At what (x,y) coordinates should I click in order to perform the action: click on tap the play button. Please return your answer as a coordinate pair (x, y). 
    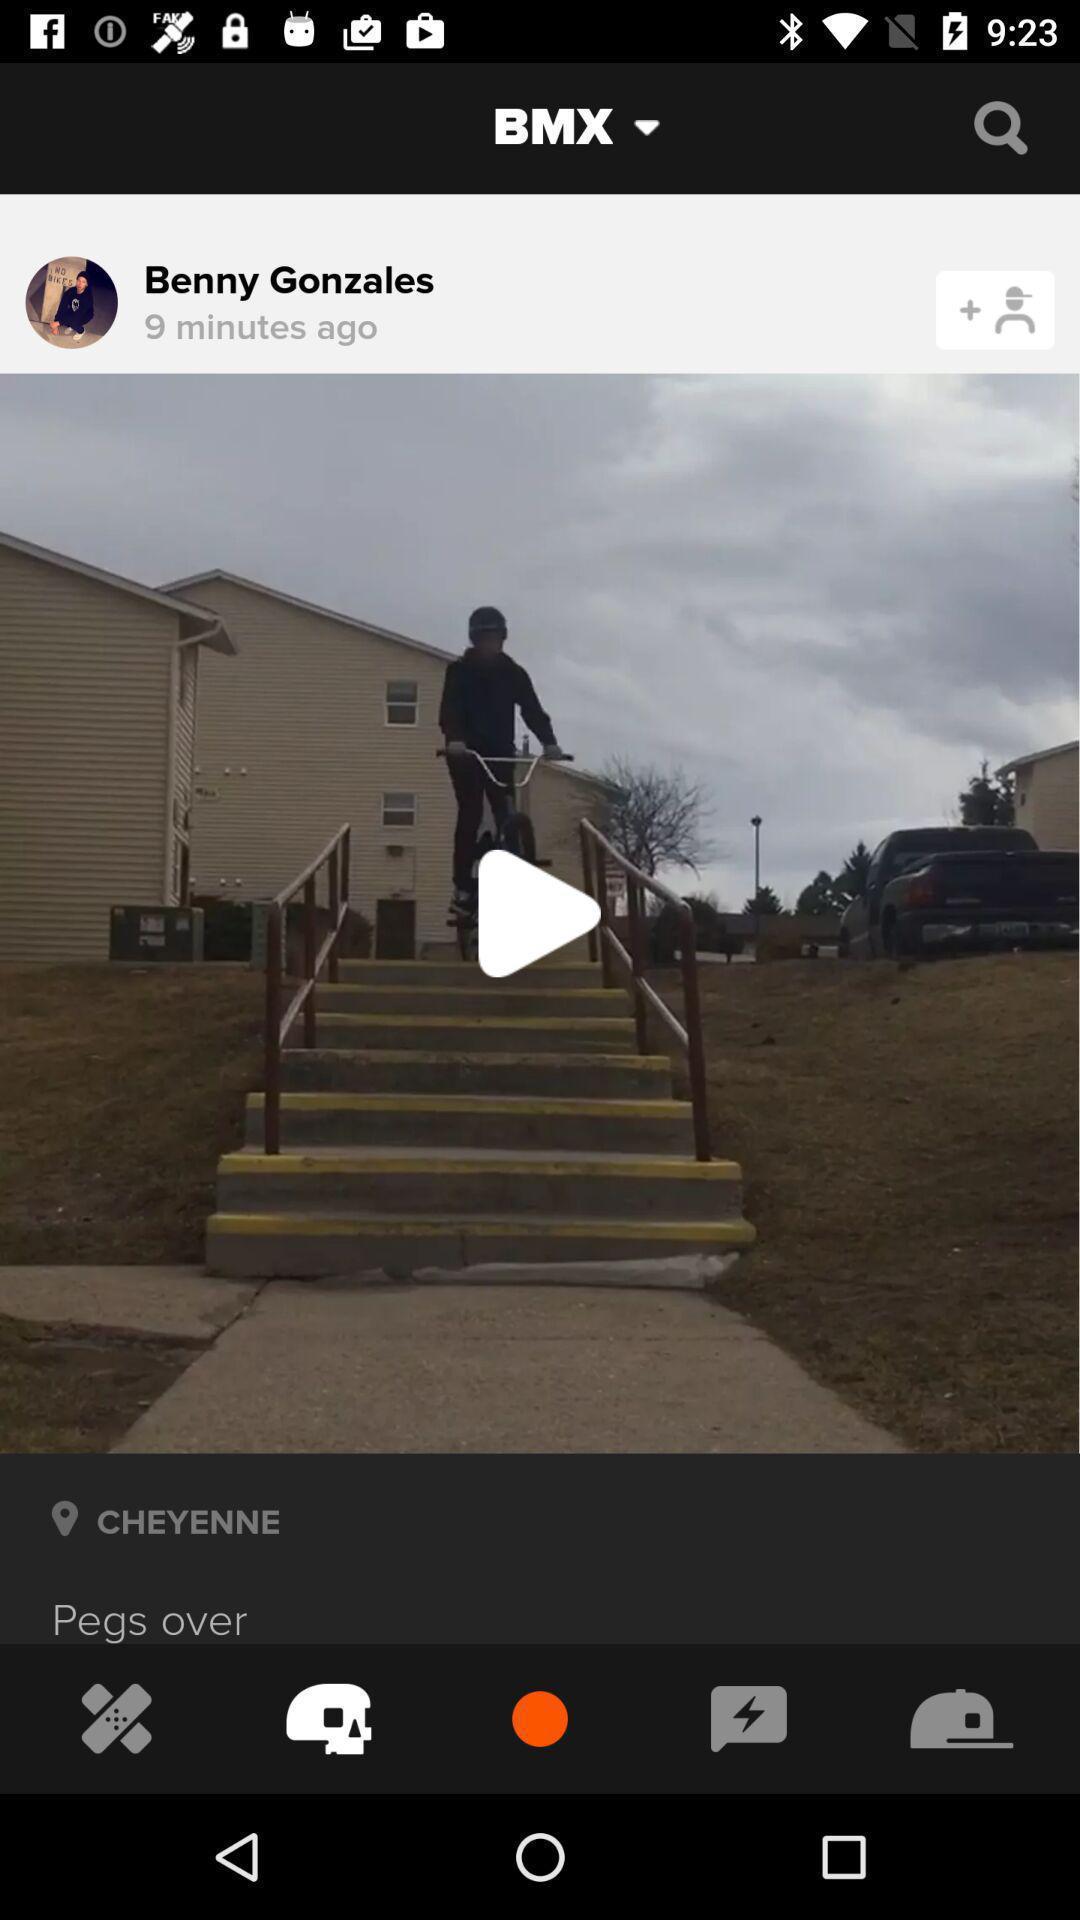
    Looking at the image, I should click on (540, 912).